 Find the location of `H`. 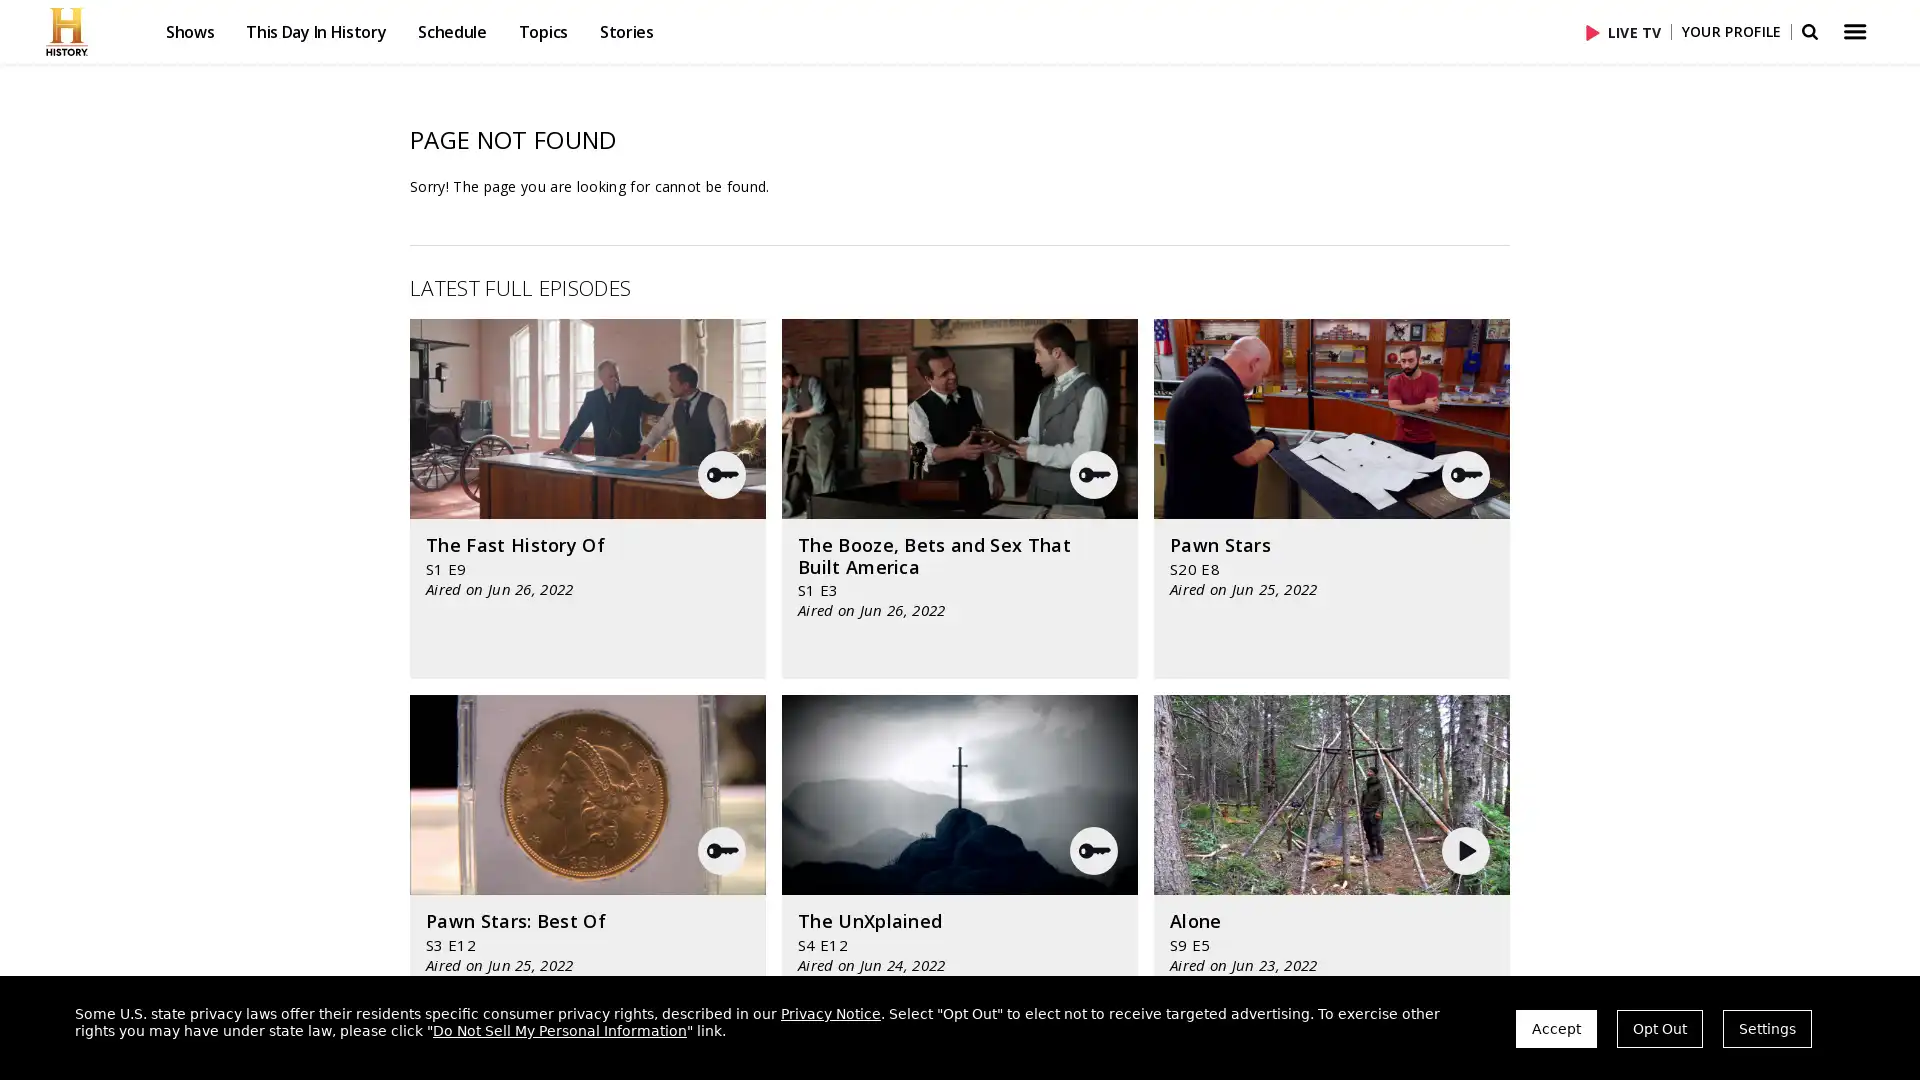

H is located at coordinates (1467, 851).